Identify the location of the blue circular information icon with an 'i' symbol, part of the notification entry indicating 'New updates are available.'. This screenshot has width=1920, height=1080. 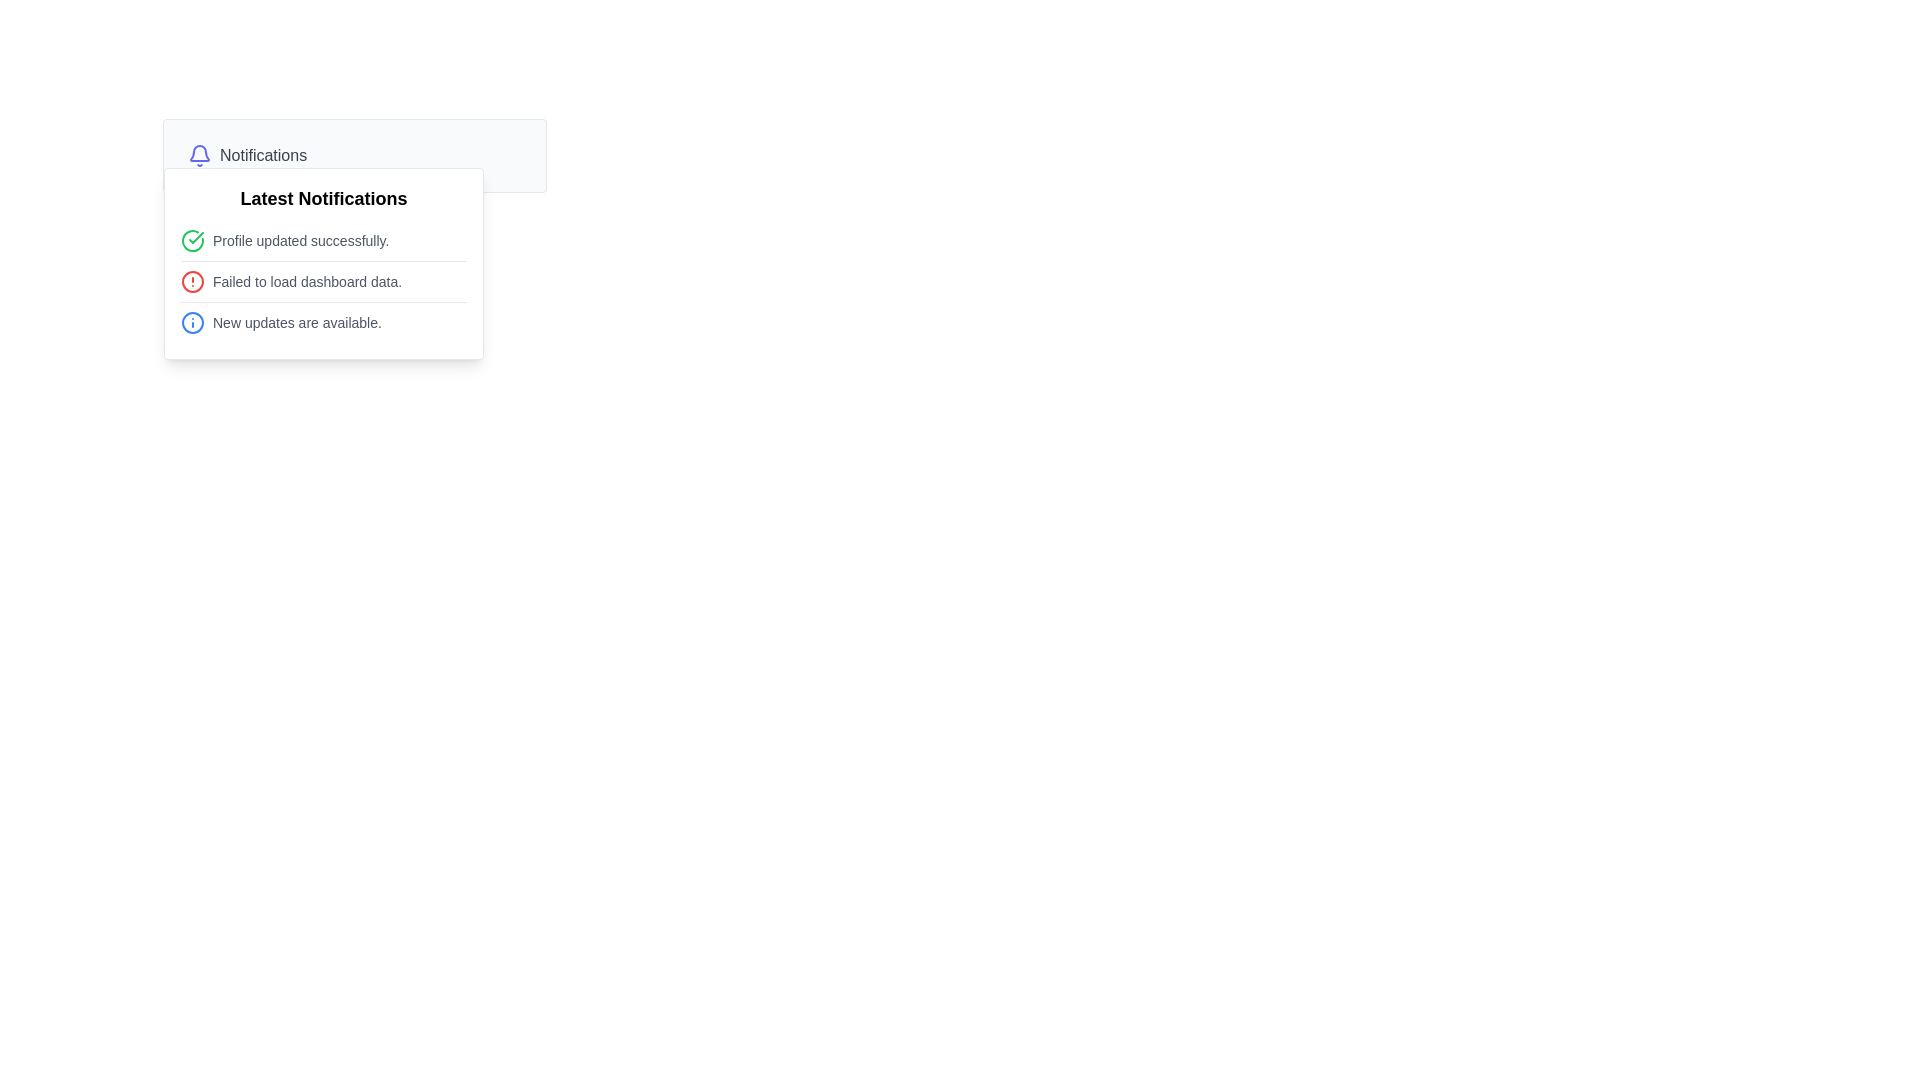
(192, 322).